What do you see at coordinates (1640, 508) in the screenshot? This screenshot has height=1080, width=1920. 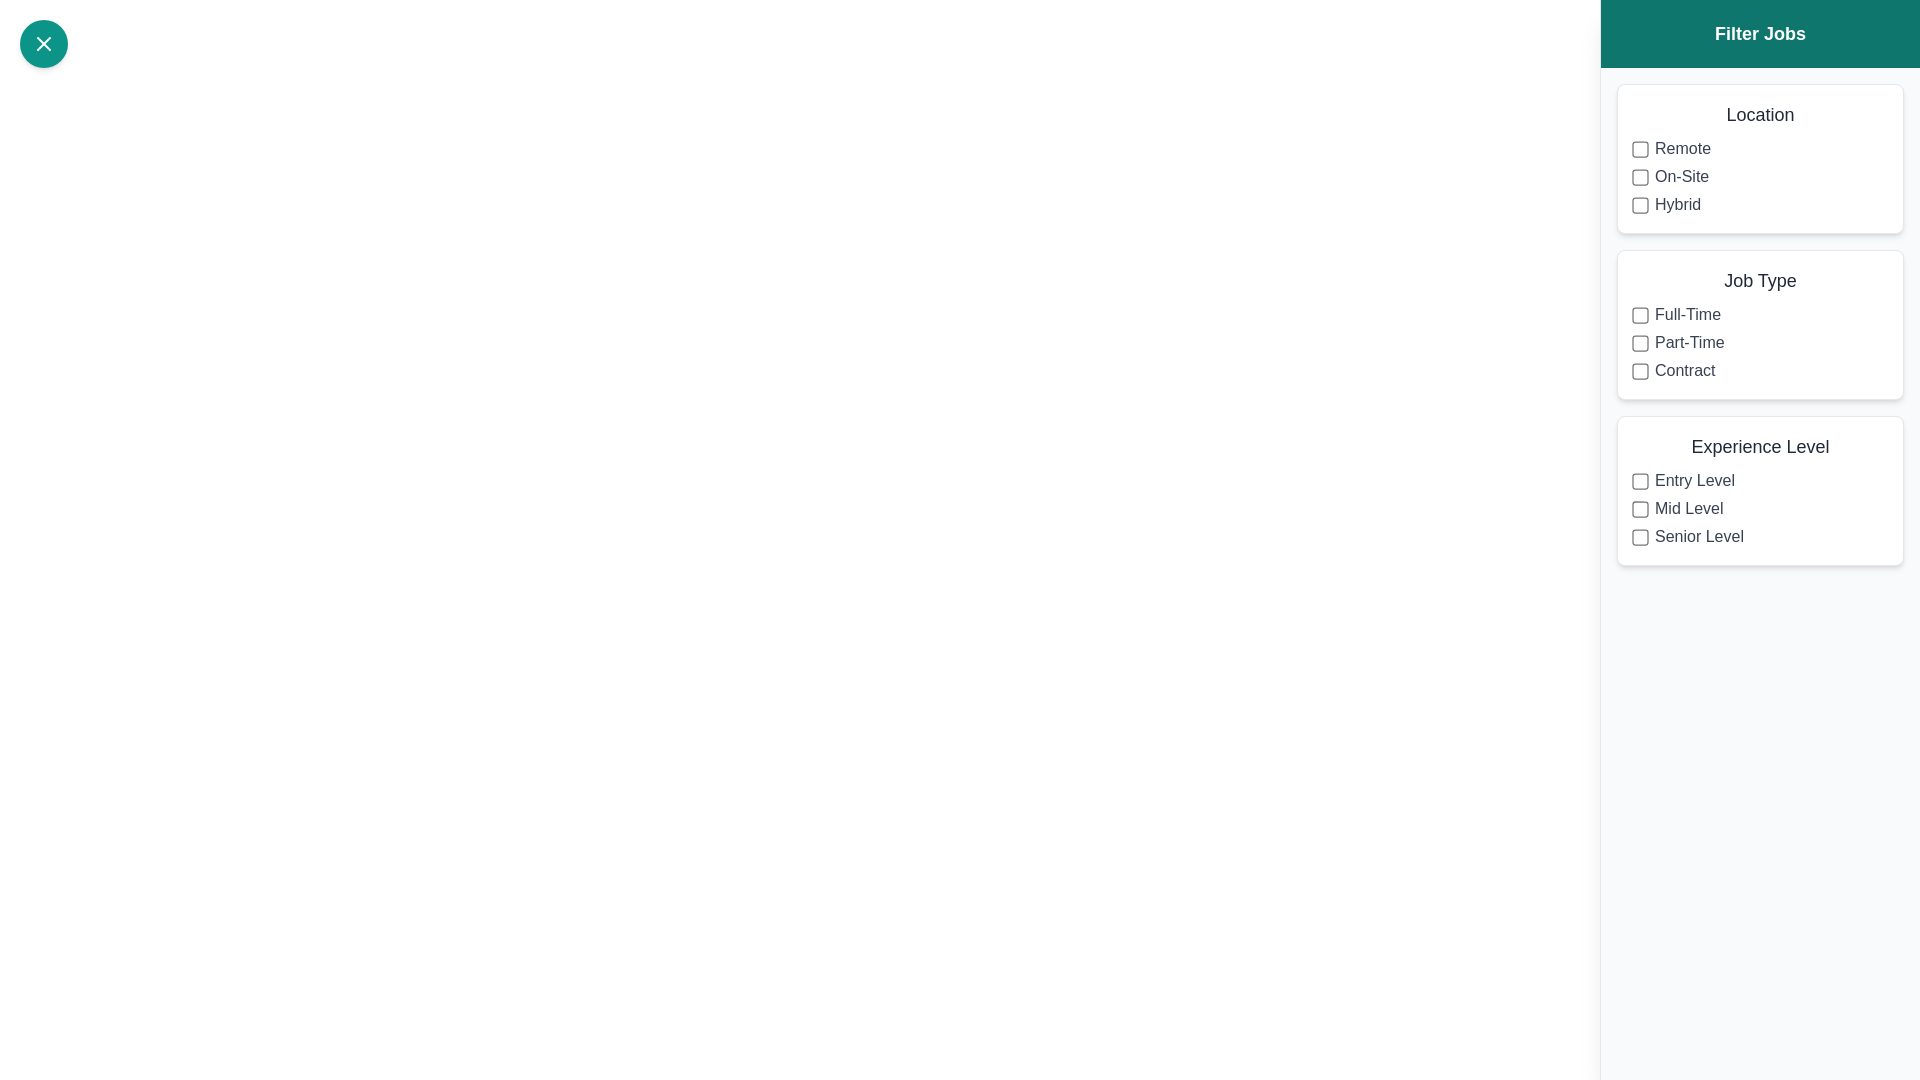 I see `the filter option Mid Level` at bounding box center [1640, 508].